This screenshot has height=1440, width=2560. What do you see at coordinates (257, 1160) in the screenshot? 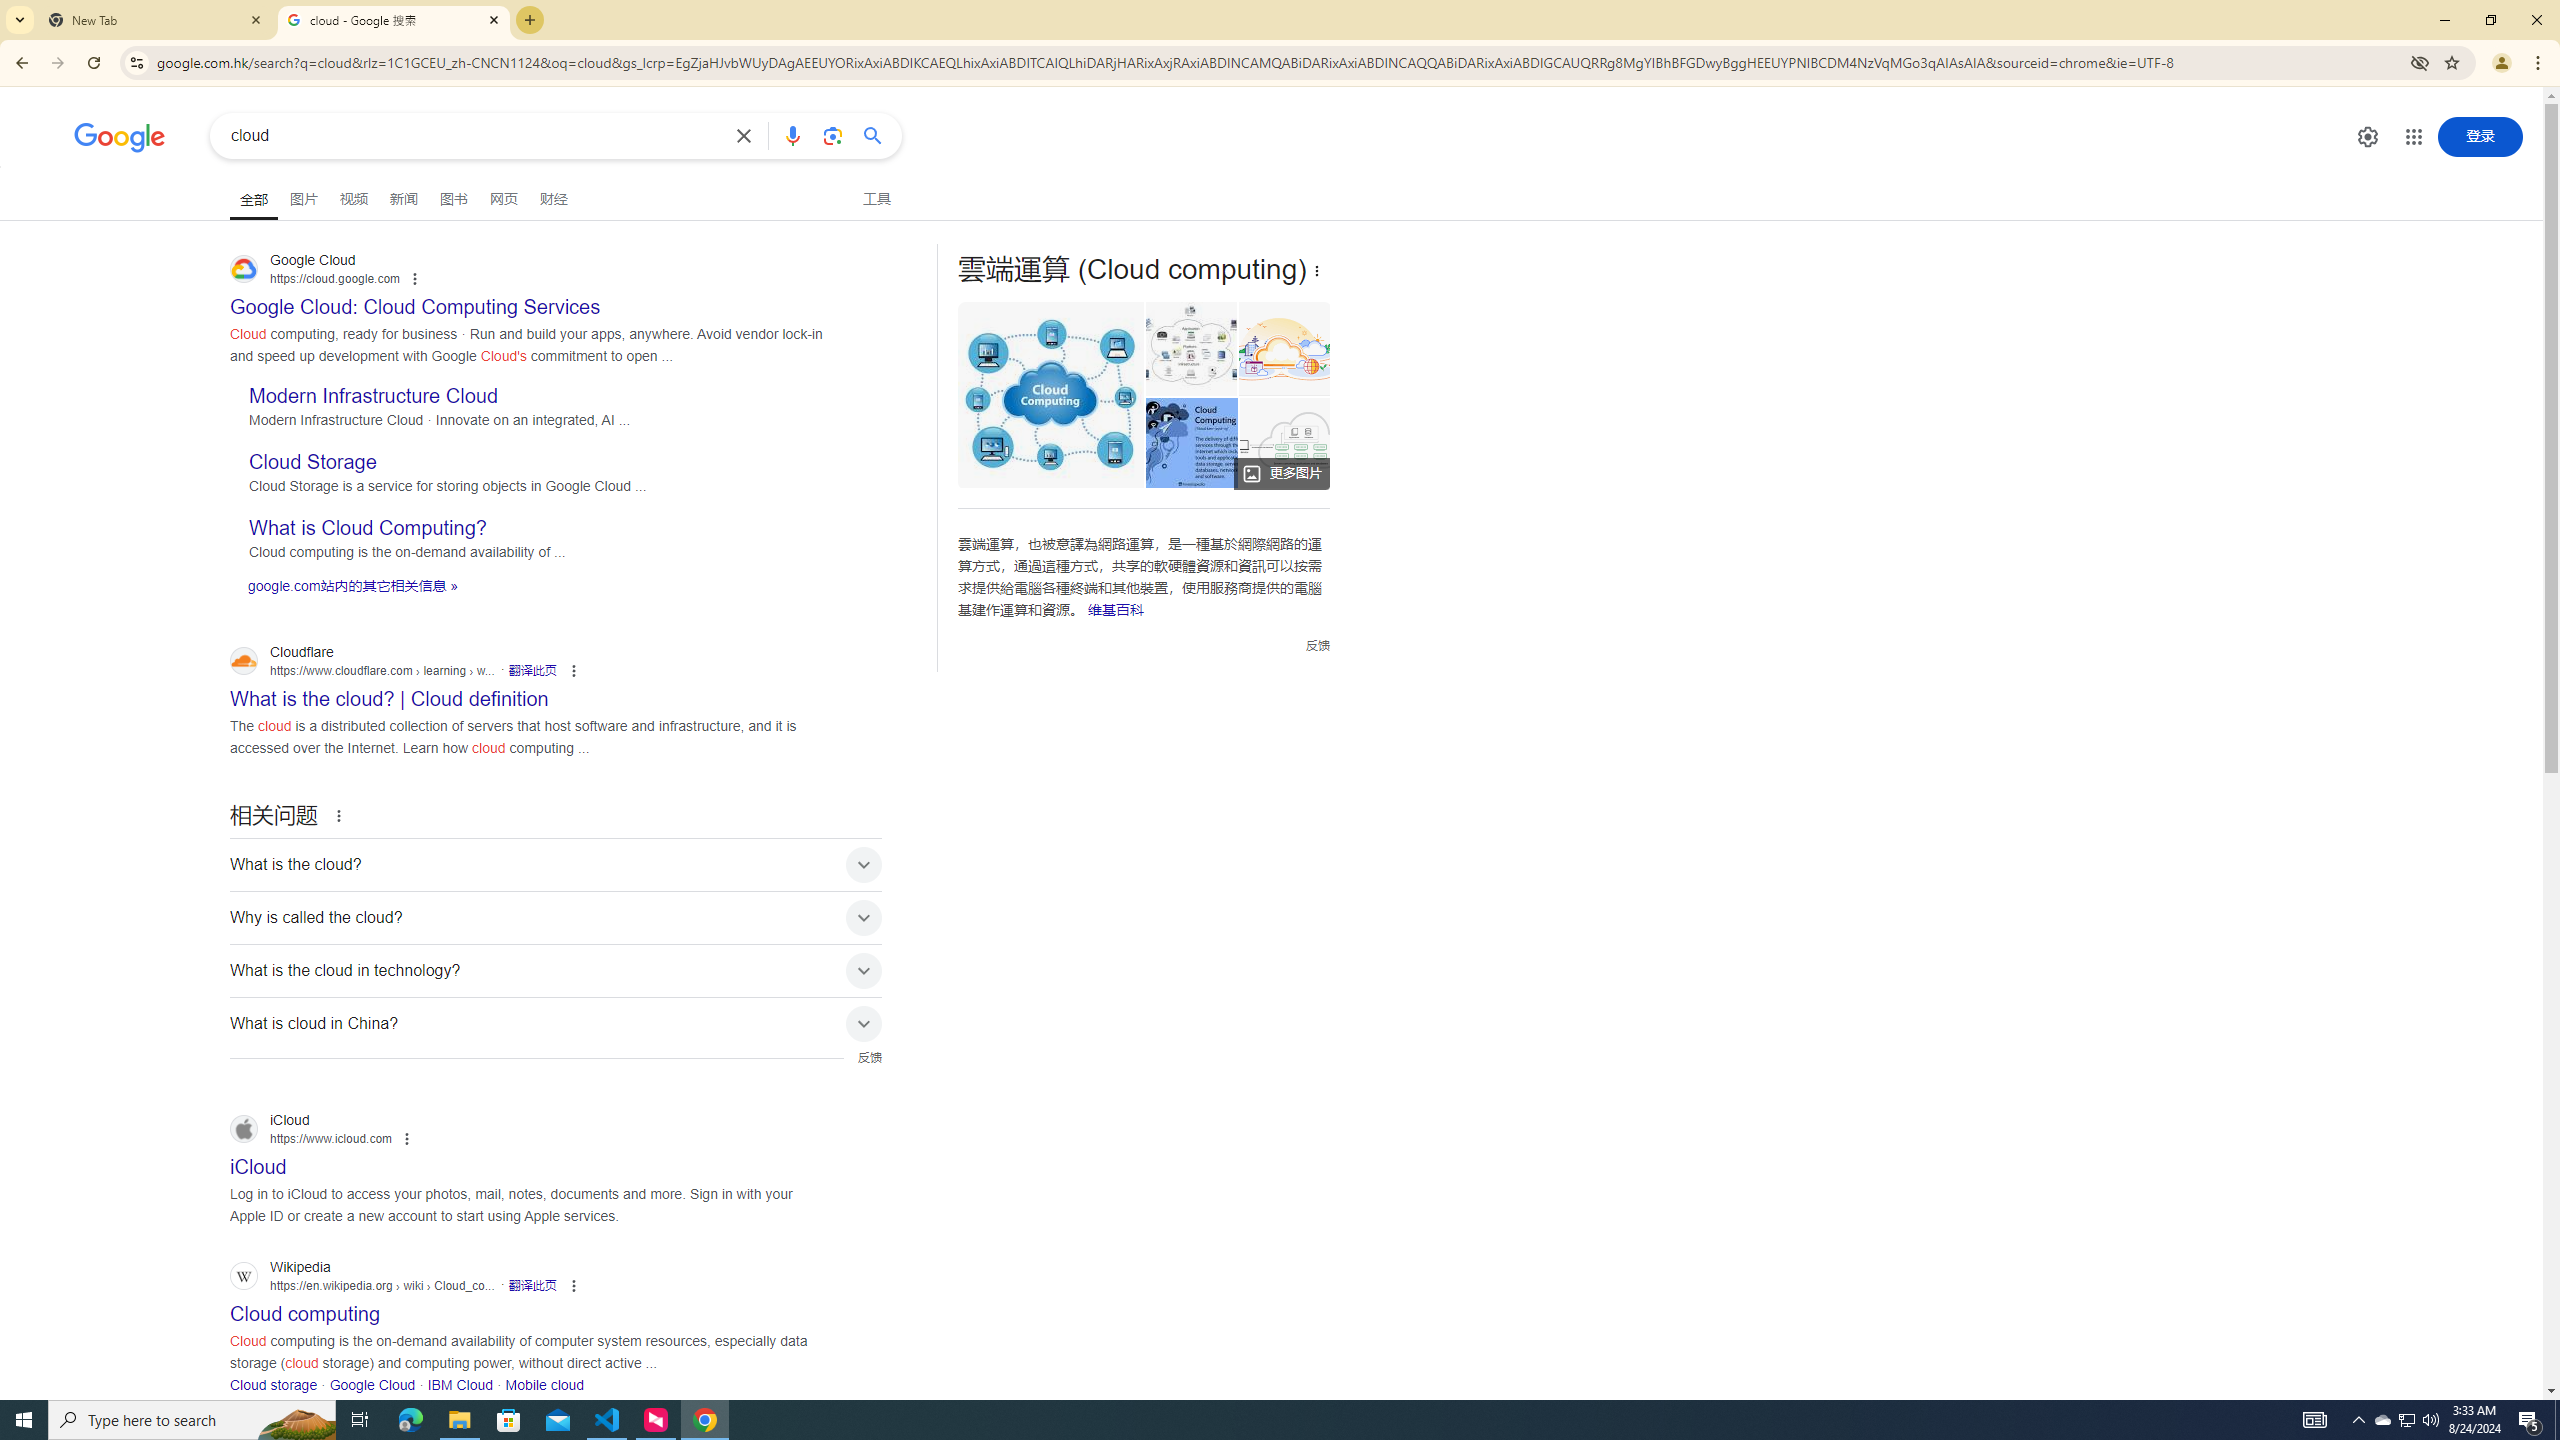
I see `' iCloud iCloud https://www.icloud.com'` at bounding box center [257, 1160].